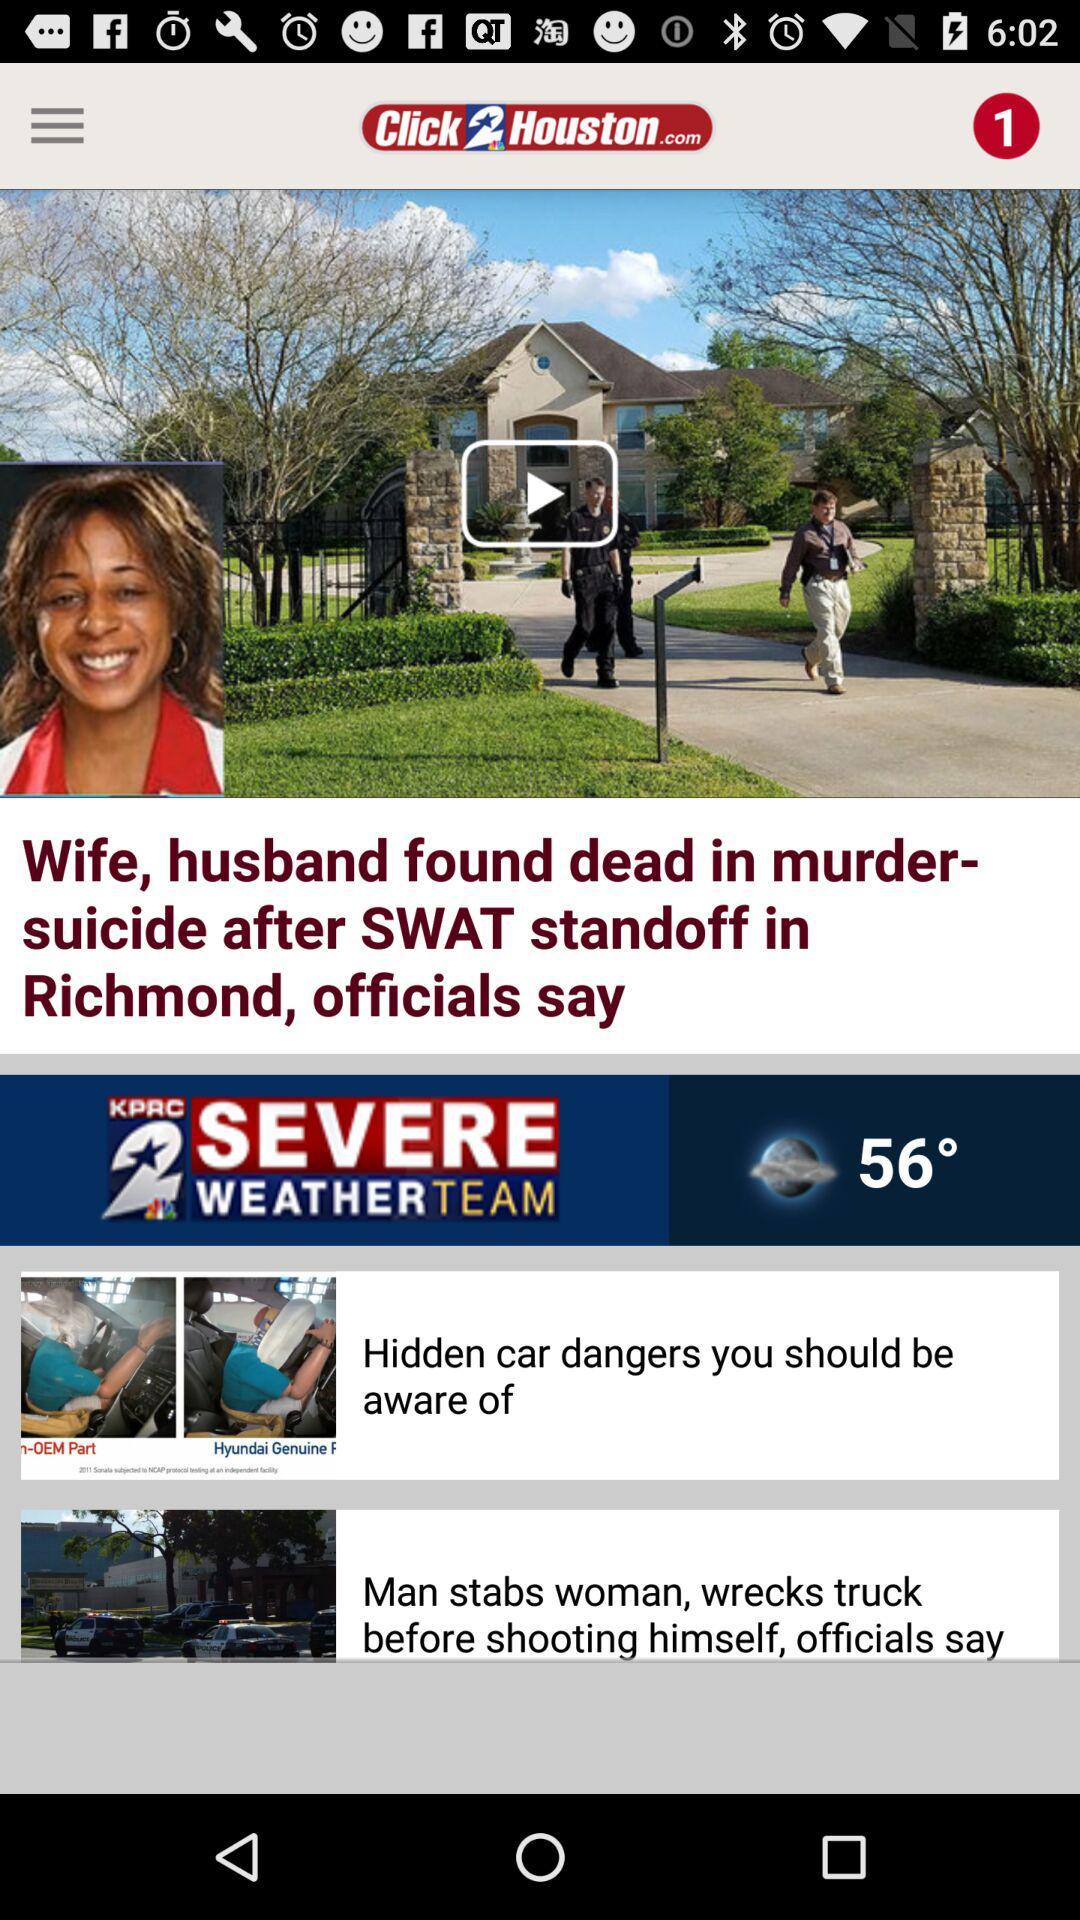 The width and height of the screenshot is (1080, 1920). I want to click on the first video from the bottom at bottom left, so click(177, 1585).